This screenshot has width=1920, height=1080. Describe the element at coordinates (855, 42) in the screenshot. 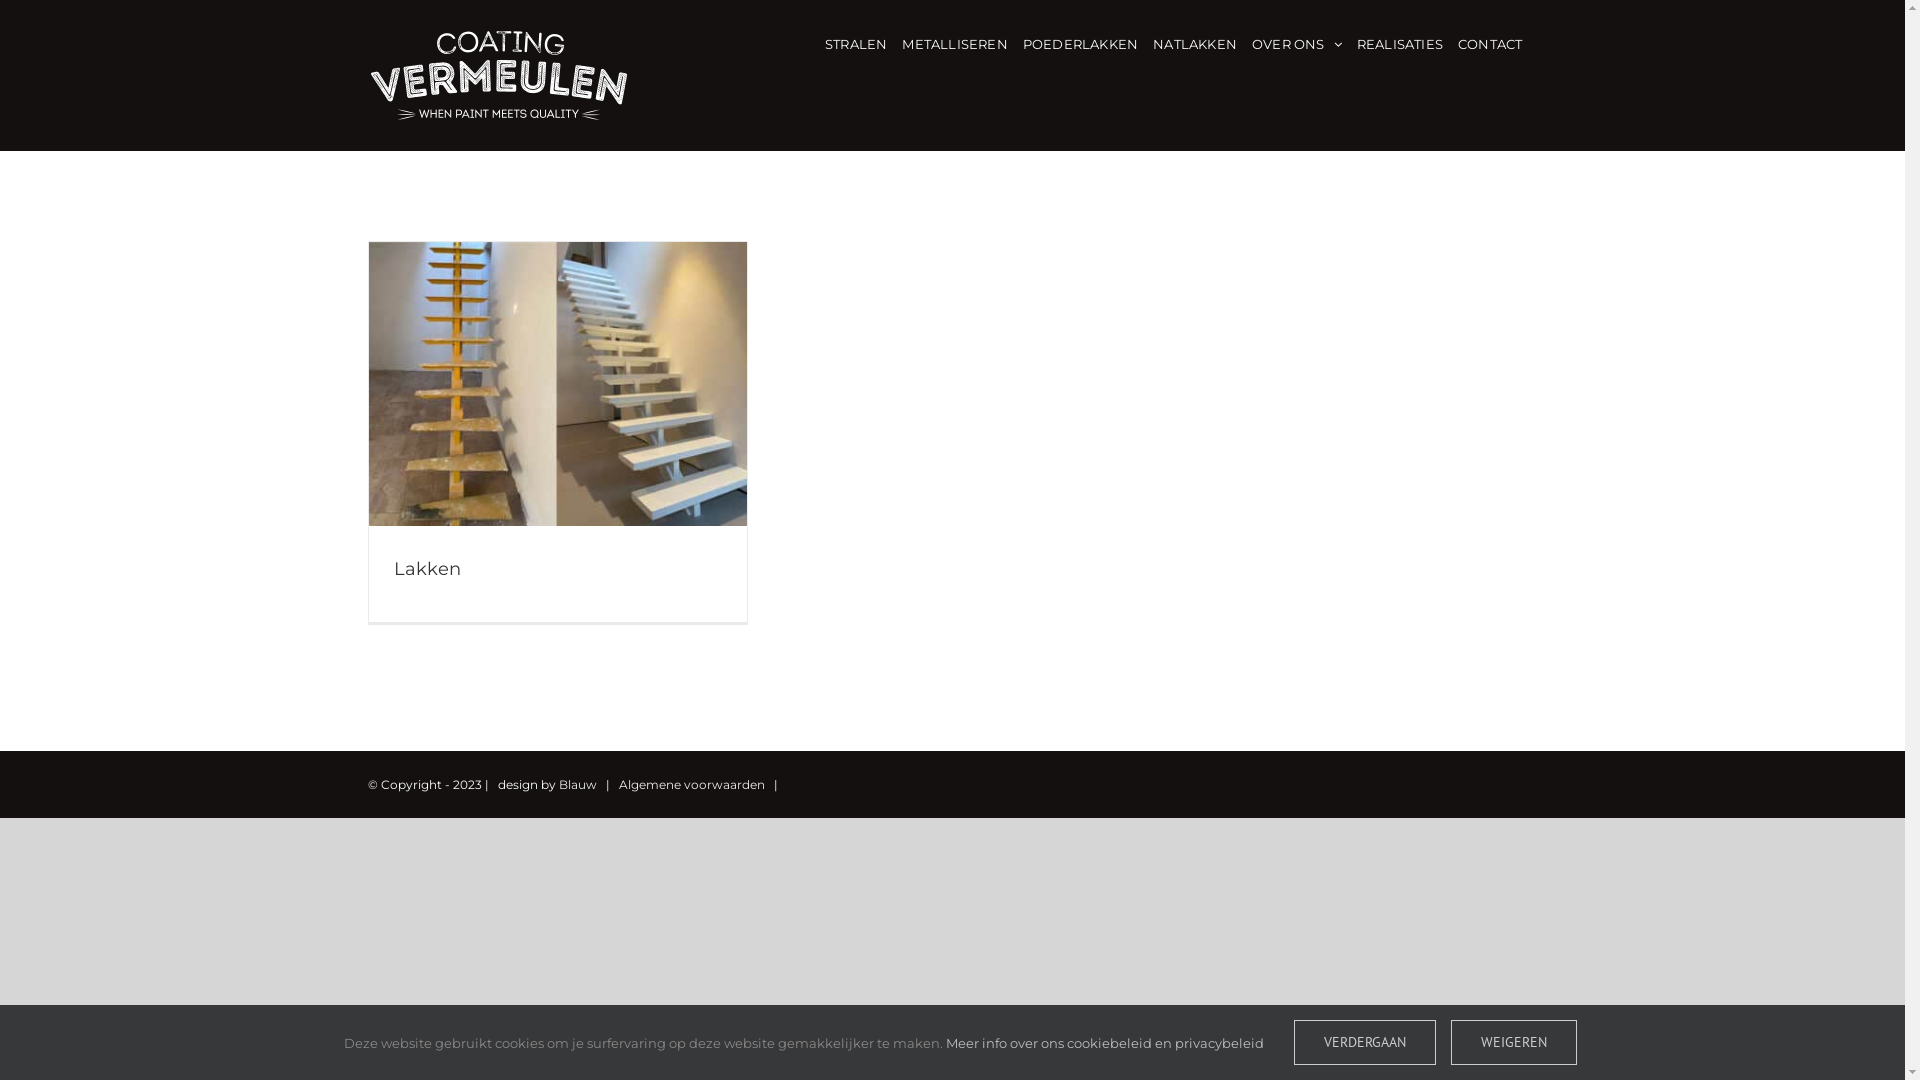

I see `'STRALEN'` at that location.